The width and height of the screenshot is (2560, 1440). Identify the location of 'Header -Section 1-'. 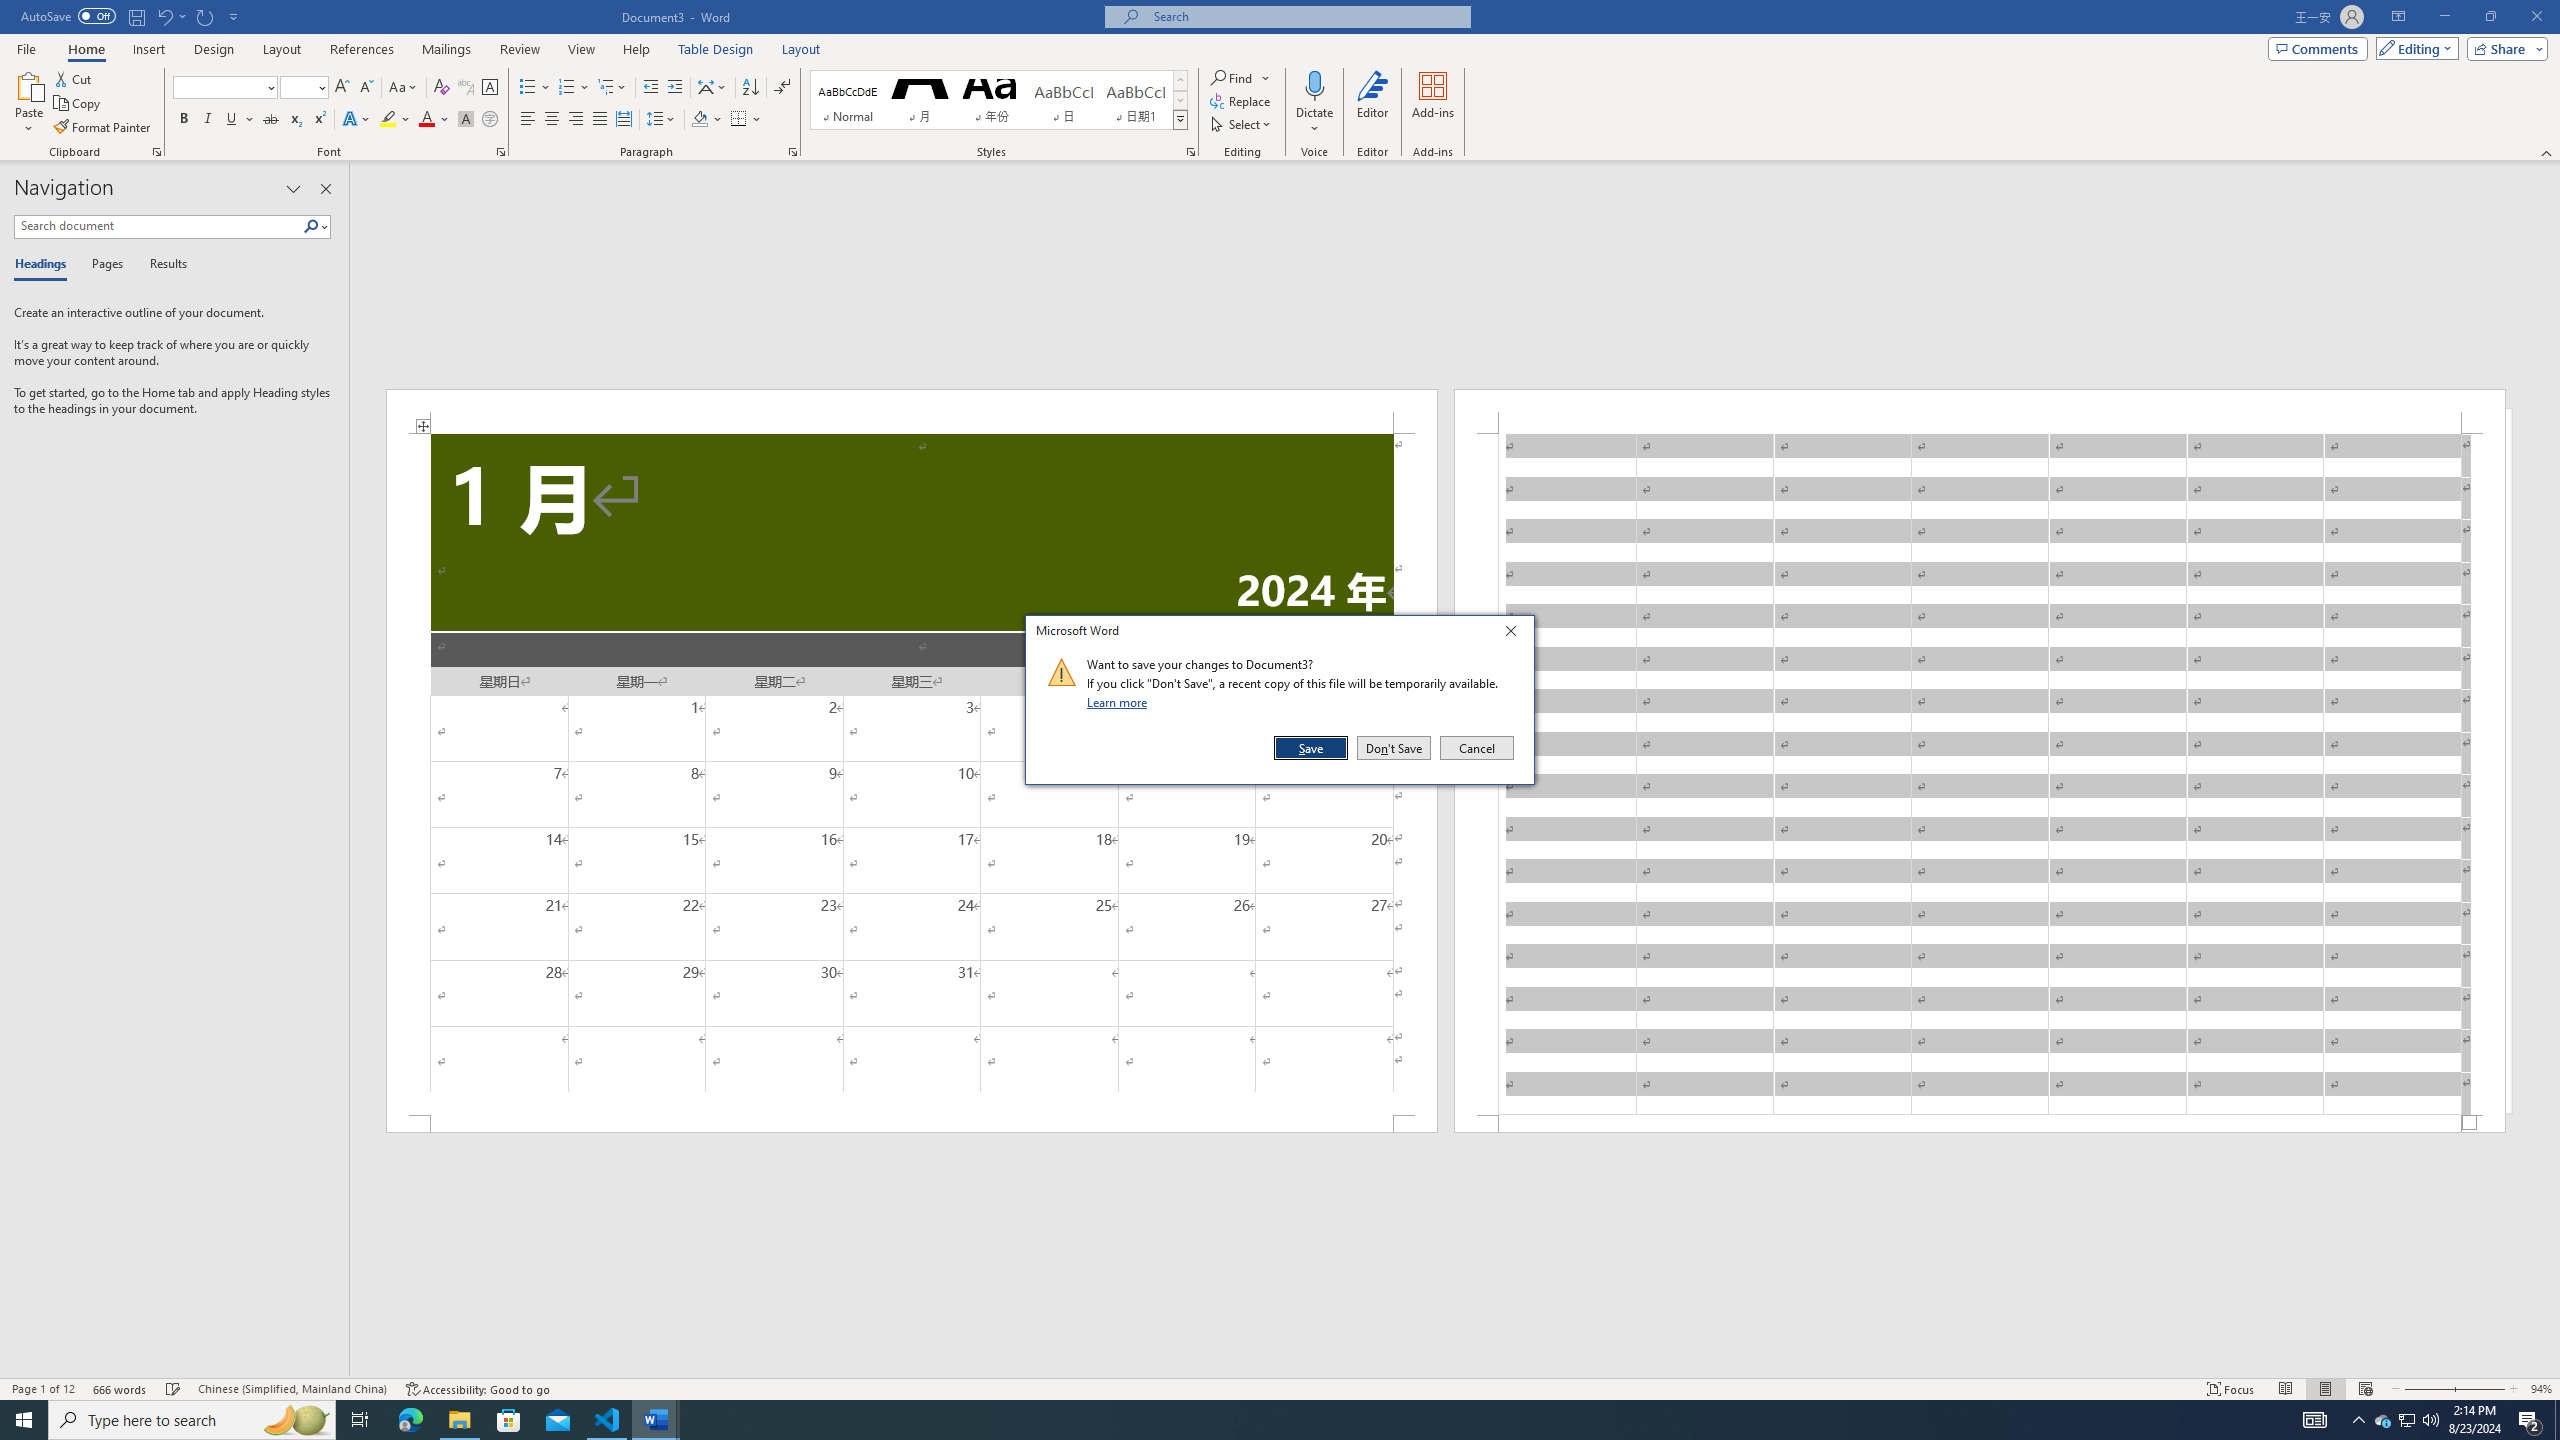
(1980, 410).